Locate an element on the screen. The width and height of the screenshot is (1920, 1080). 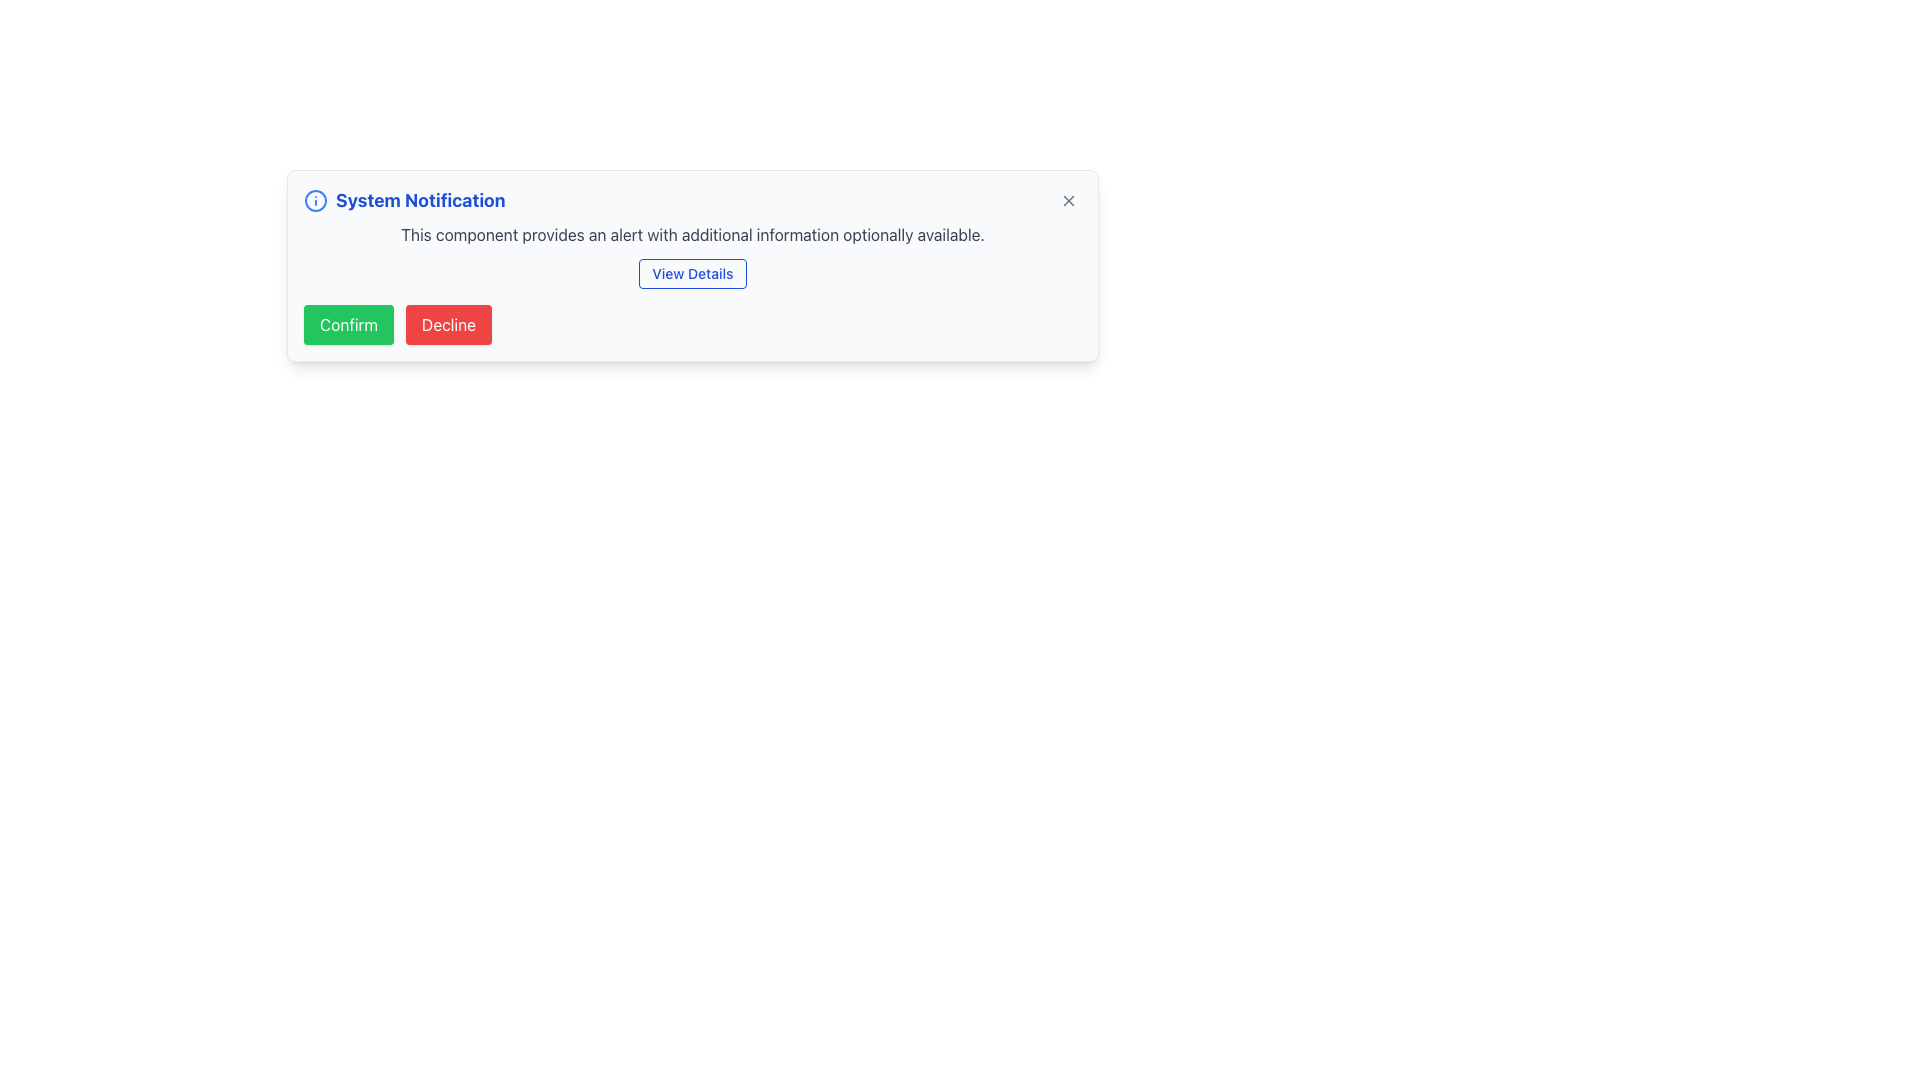
main heading text of the notification, which is located in the top-left section of the notification card and is accompanied by an informational icon is located at coordinates (403, 200).